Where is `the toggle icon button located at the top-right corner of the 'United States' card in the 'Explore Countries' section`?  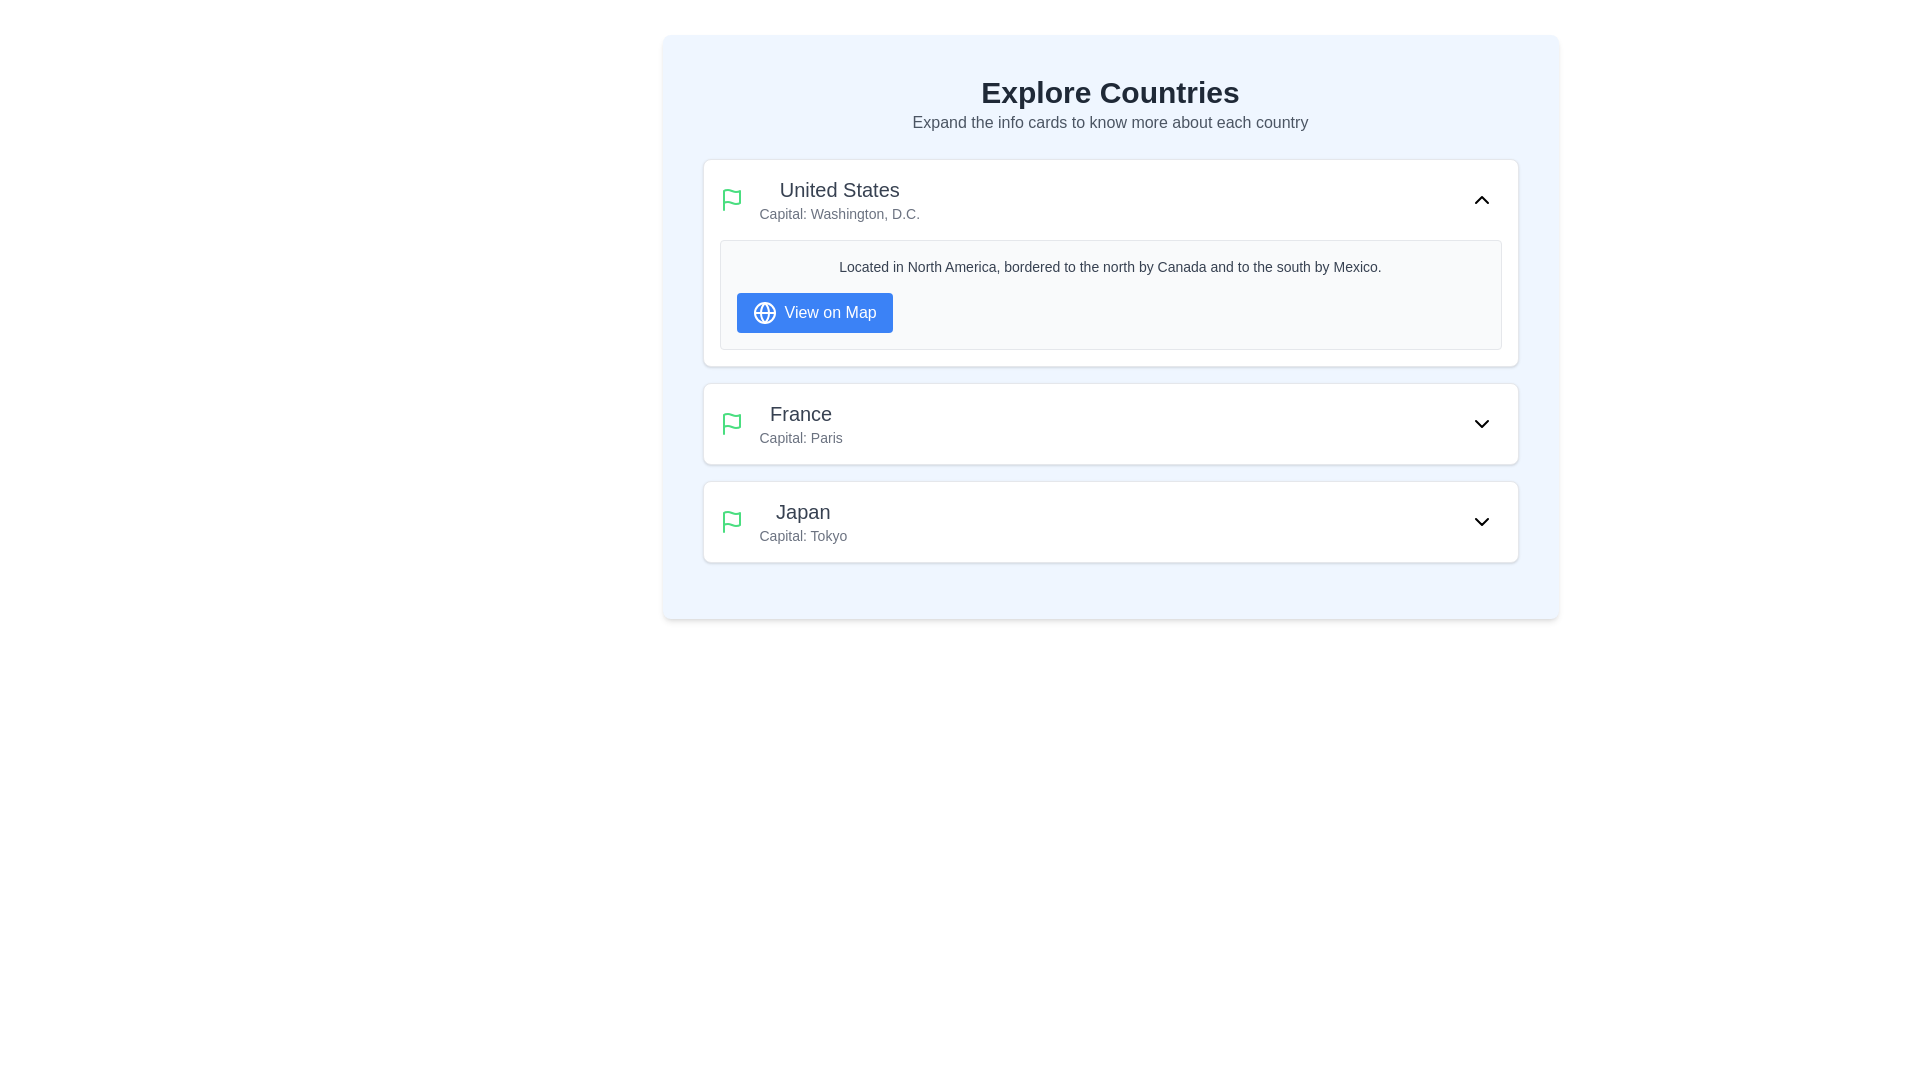
the toggle icon button located at the top-right corner of the 'United States' card in the 'Explore Countries' section is located at coordinates (1481, 200).